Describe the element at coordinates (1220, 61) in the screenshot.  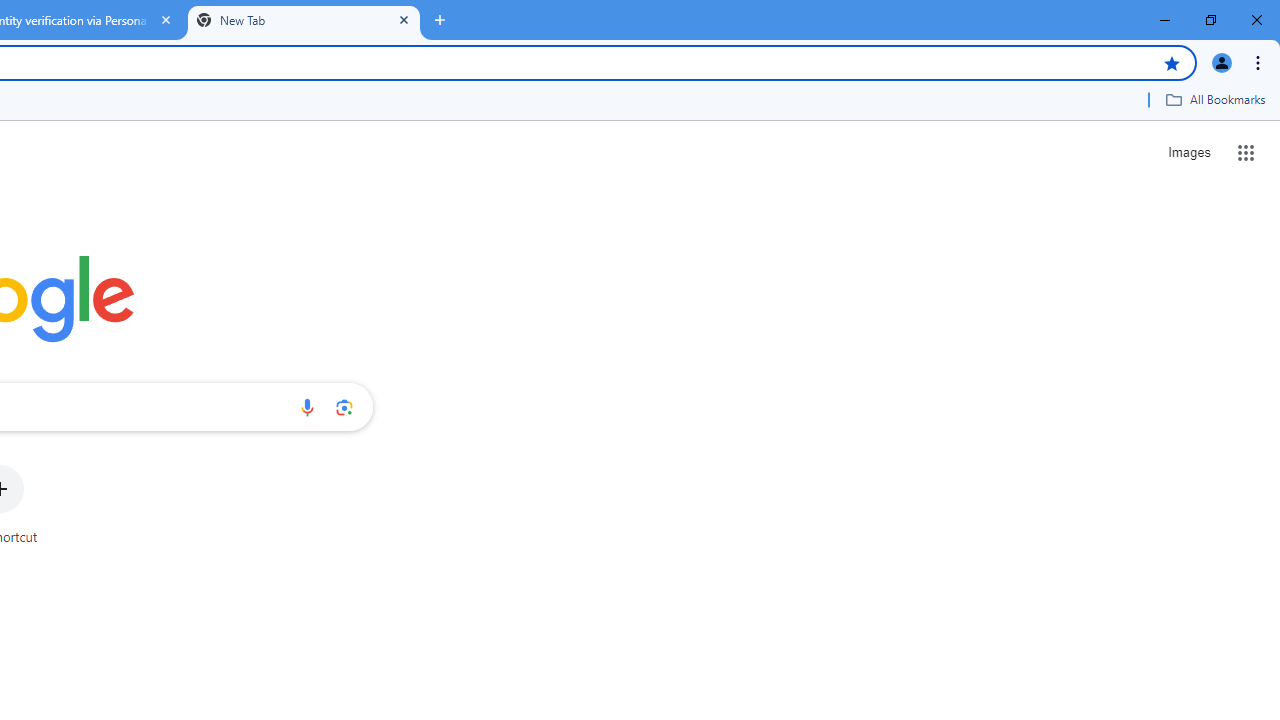
I see `'You'` at that location.